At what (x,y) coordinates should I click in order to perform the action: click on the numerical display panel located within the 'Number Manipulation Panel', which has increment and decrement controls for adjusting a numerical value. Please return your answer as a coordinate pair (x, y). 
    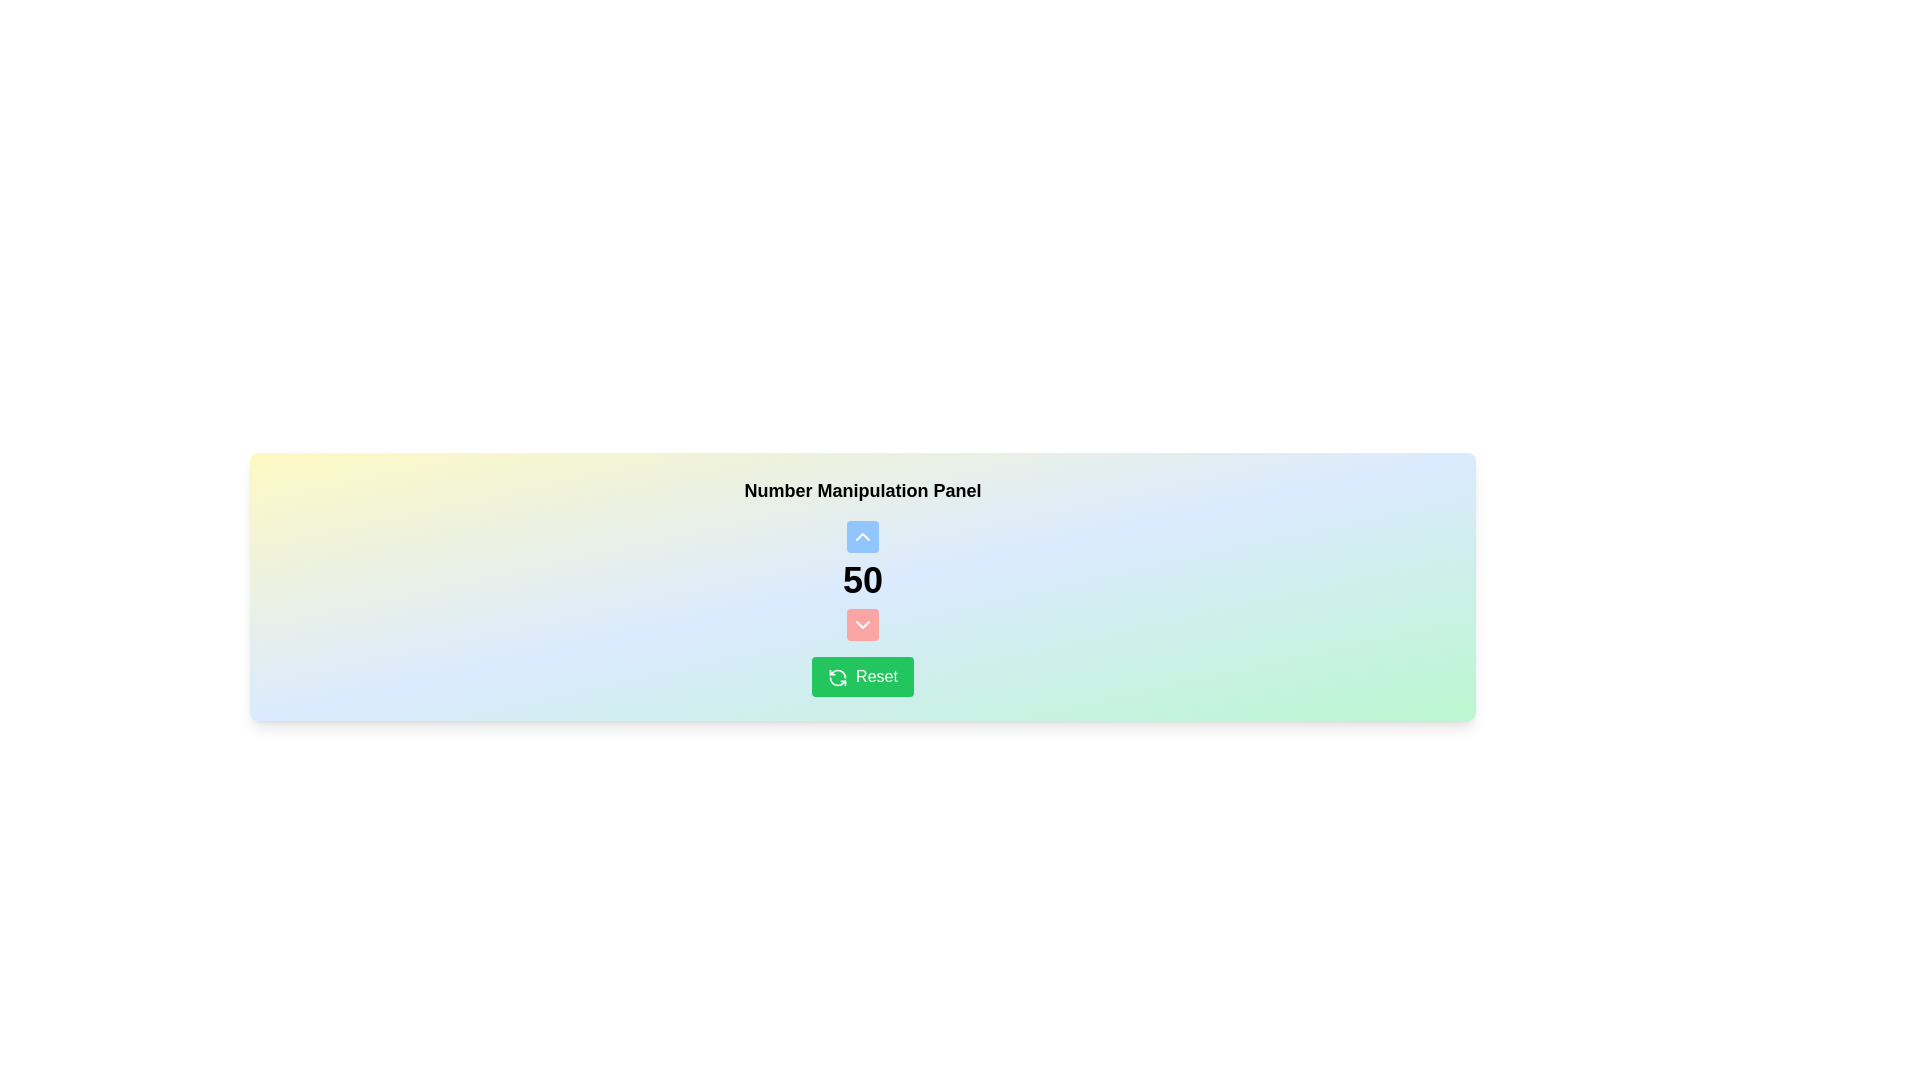
    Looking at the image, I should click on (863, 581).